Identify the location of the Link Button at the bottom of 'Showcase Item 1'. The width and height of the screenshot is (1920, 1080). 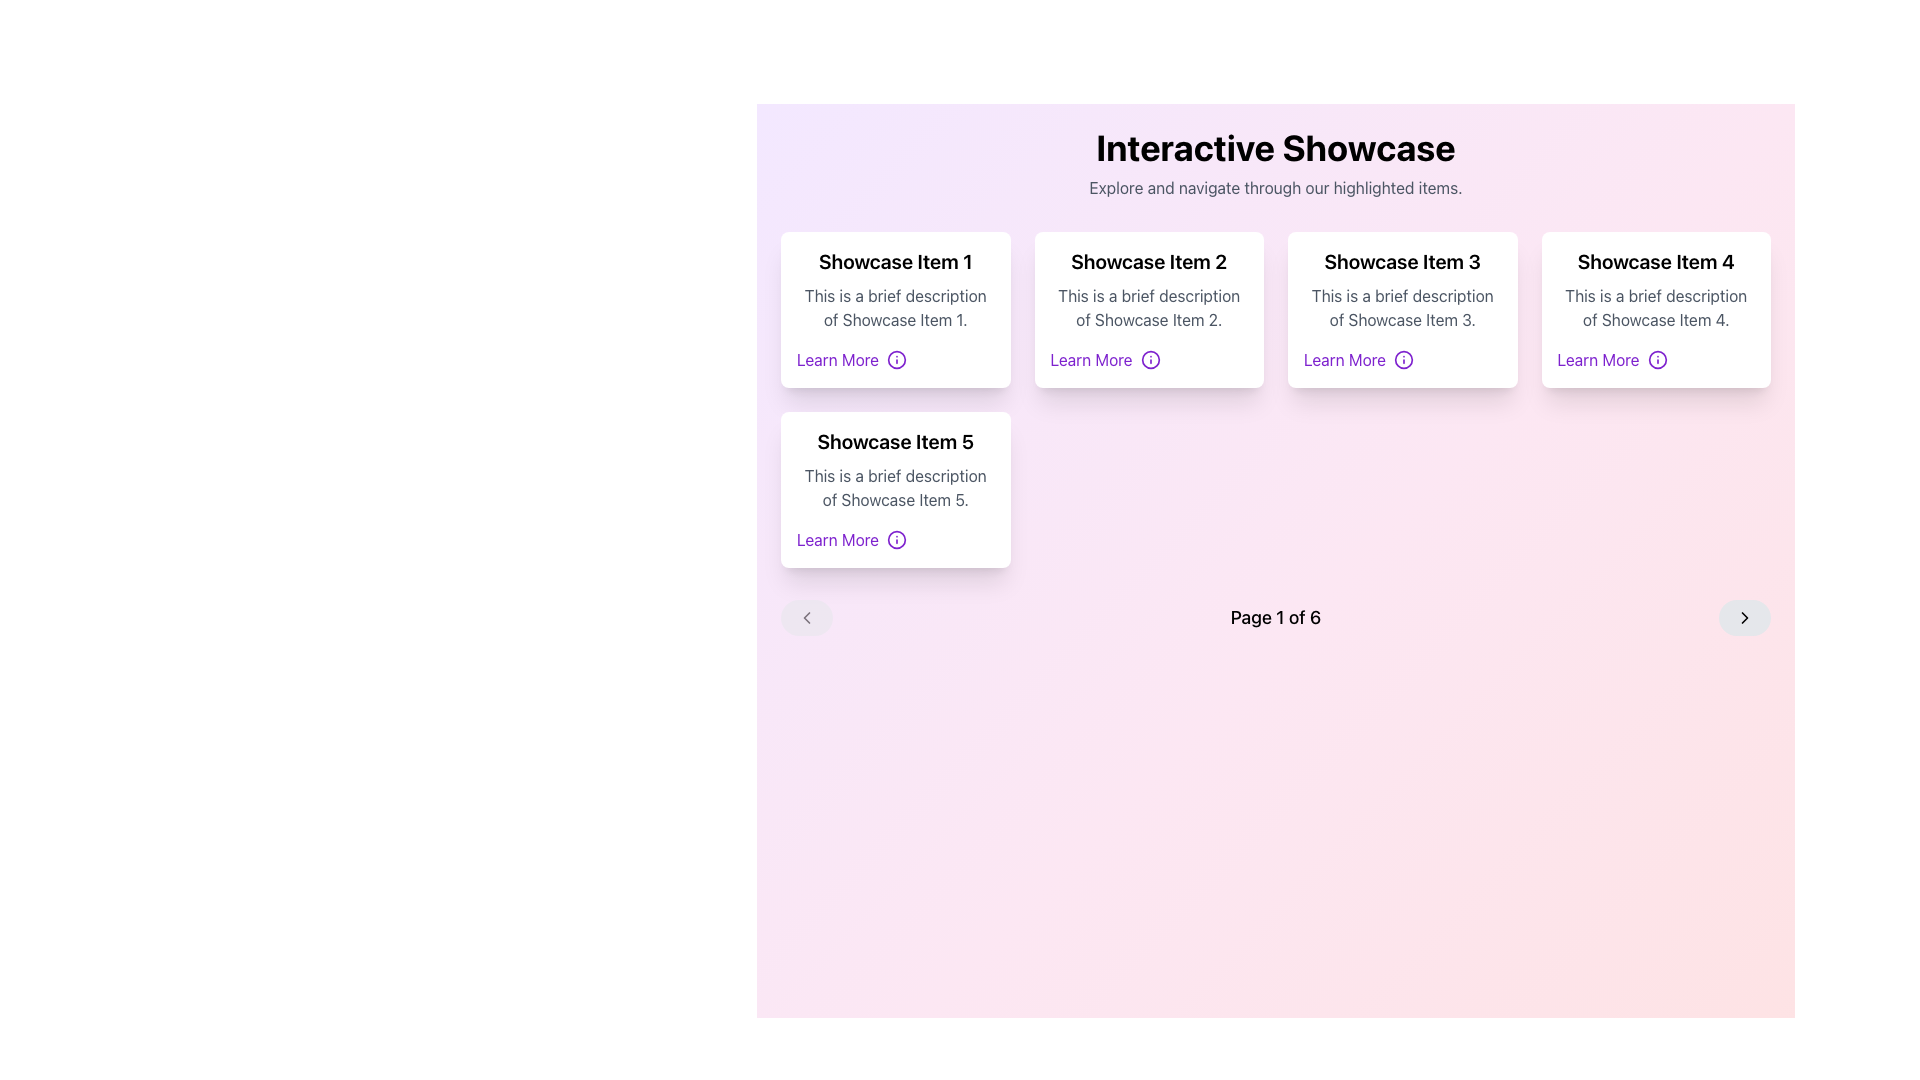
(894, 358).